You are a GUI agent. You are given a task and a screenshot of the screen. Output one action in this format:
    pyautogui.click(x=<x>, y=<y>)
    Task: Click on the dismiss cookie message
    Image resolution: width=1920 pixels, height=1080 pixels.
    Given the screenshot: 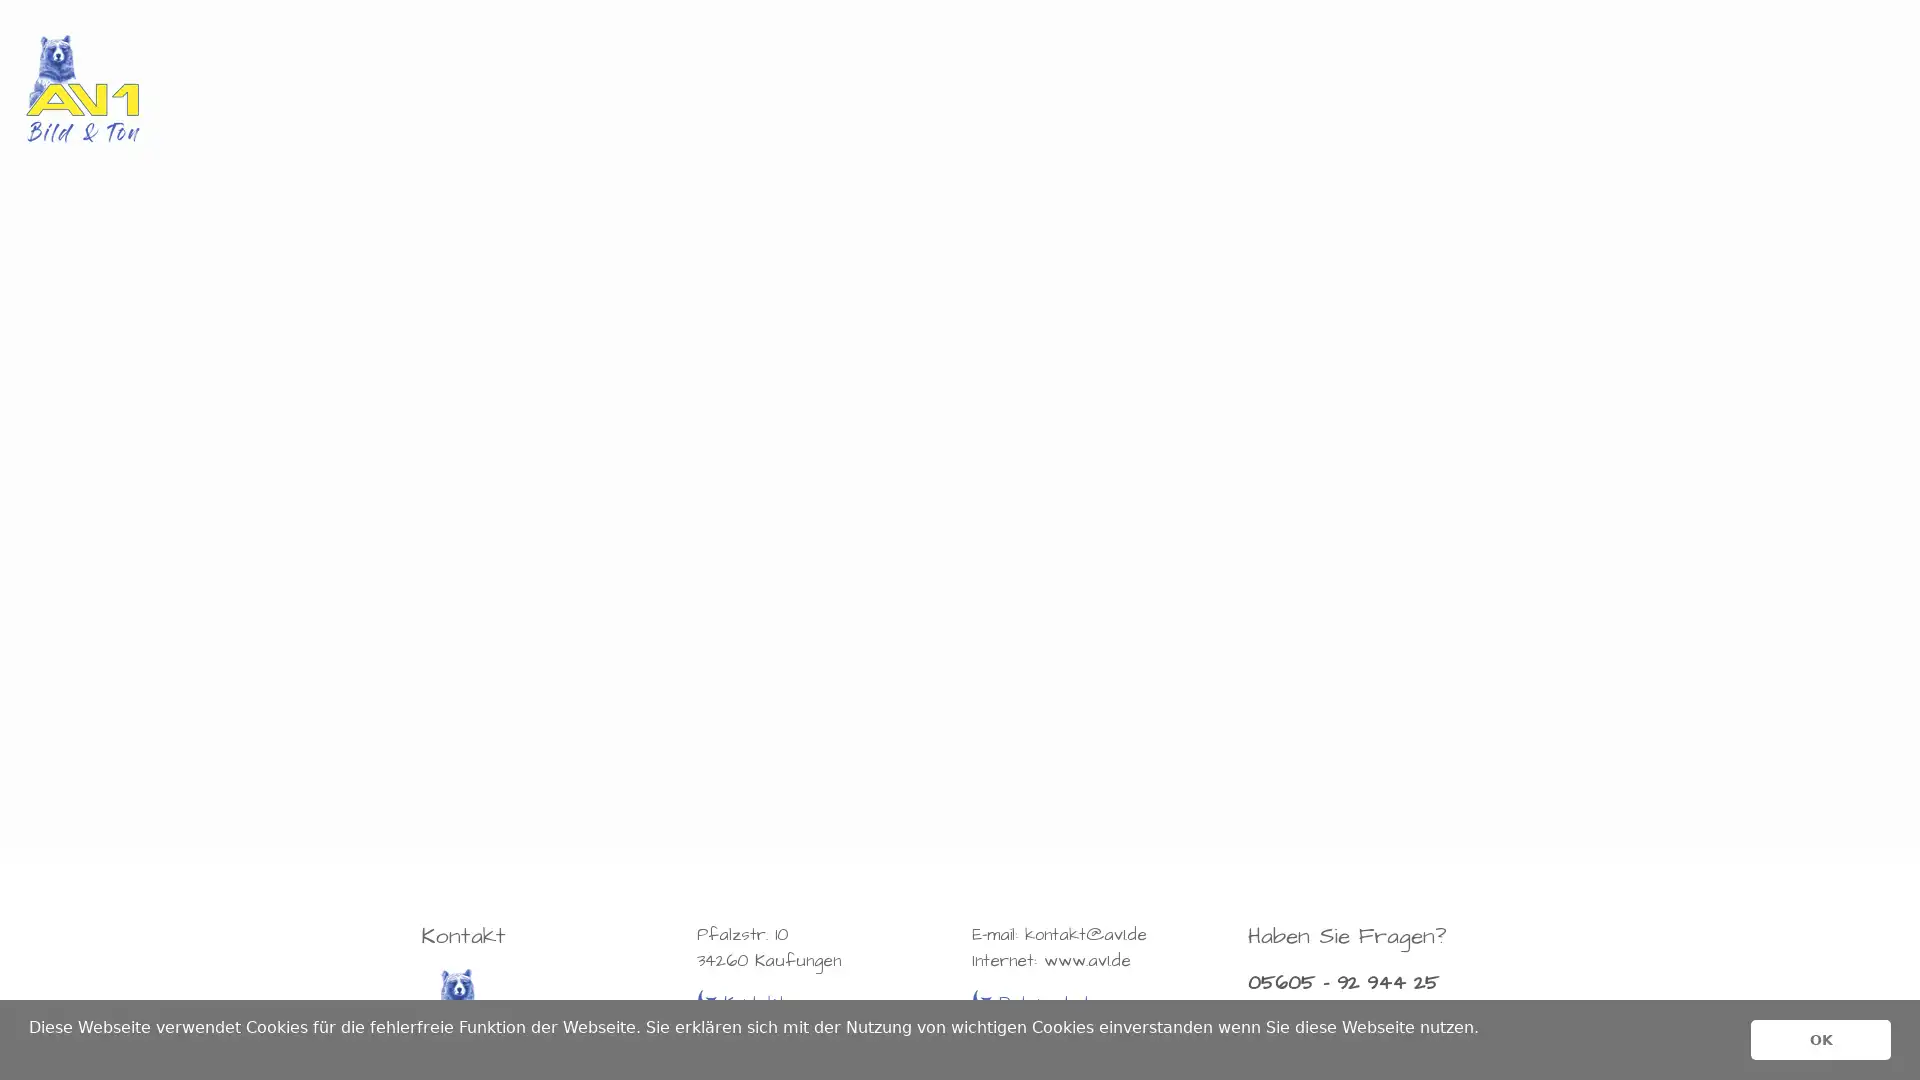 What is the action you would take?
    pyautogui.click(x=1820, y=1038)
    